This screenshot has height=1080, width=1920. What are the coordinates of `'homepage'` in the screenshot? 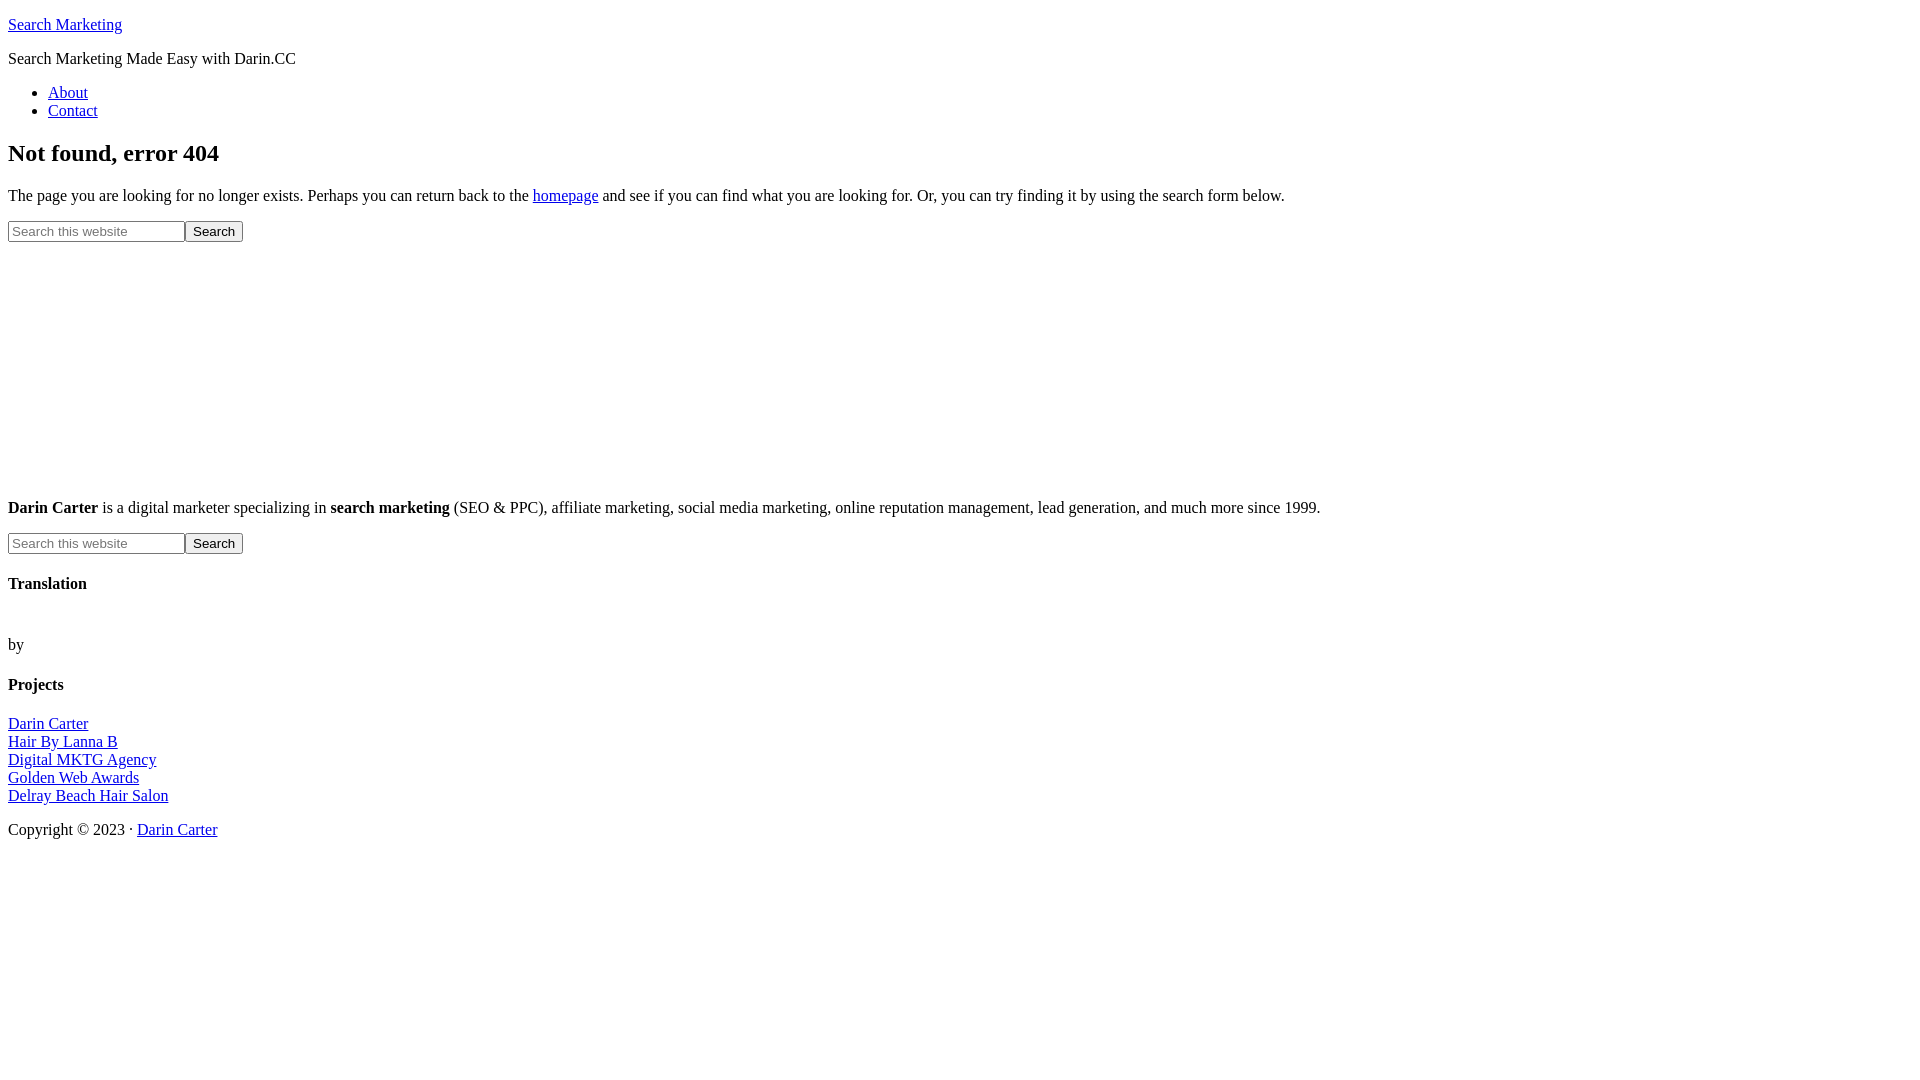 It's located at (565, 195).